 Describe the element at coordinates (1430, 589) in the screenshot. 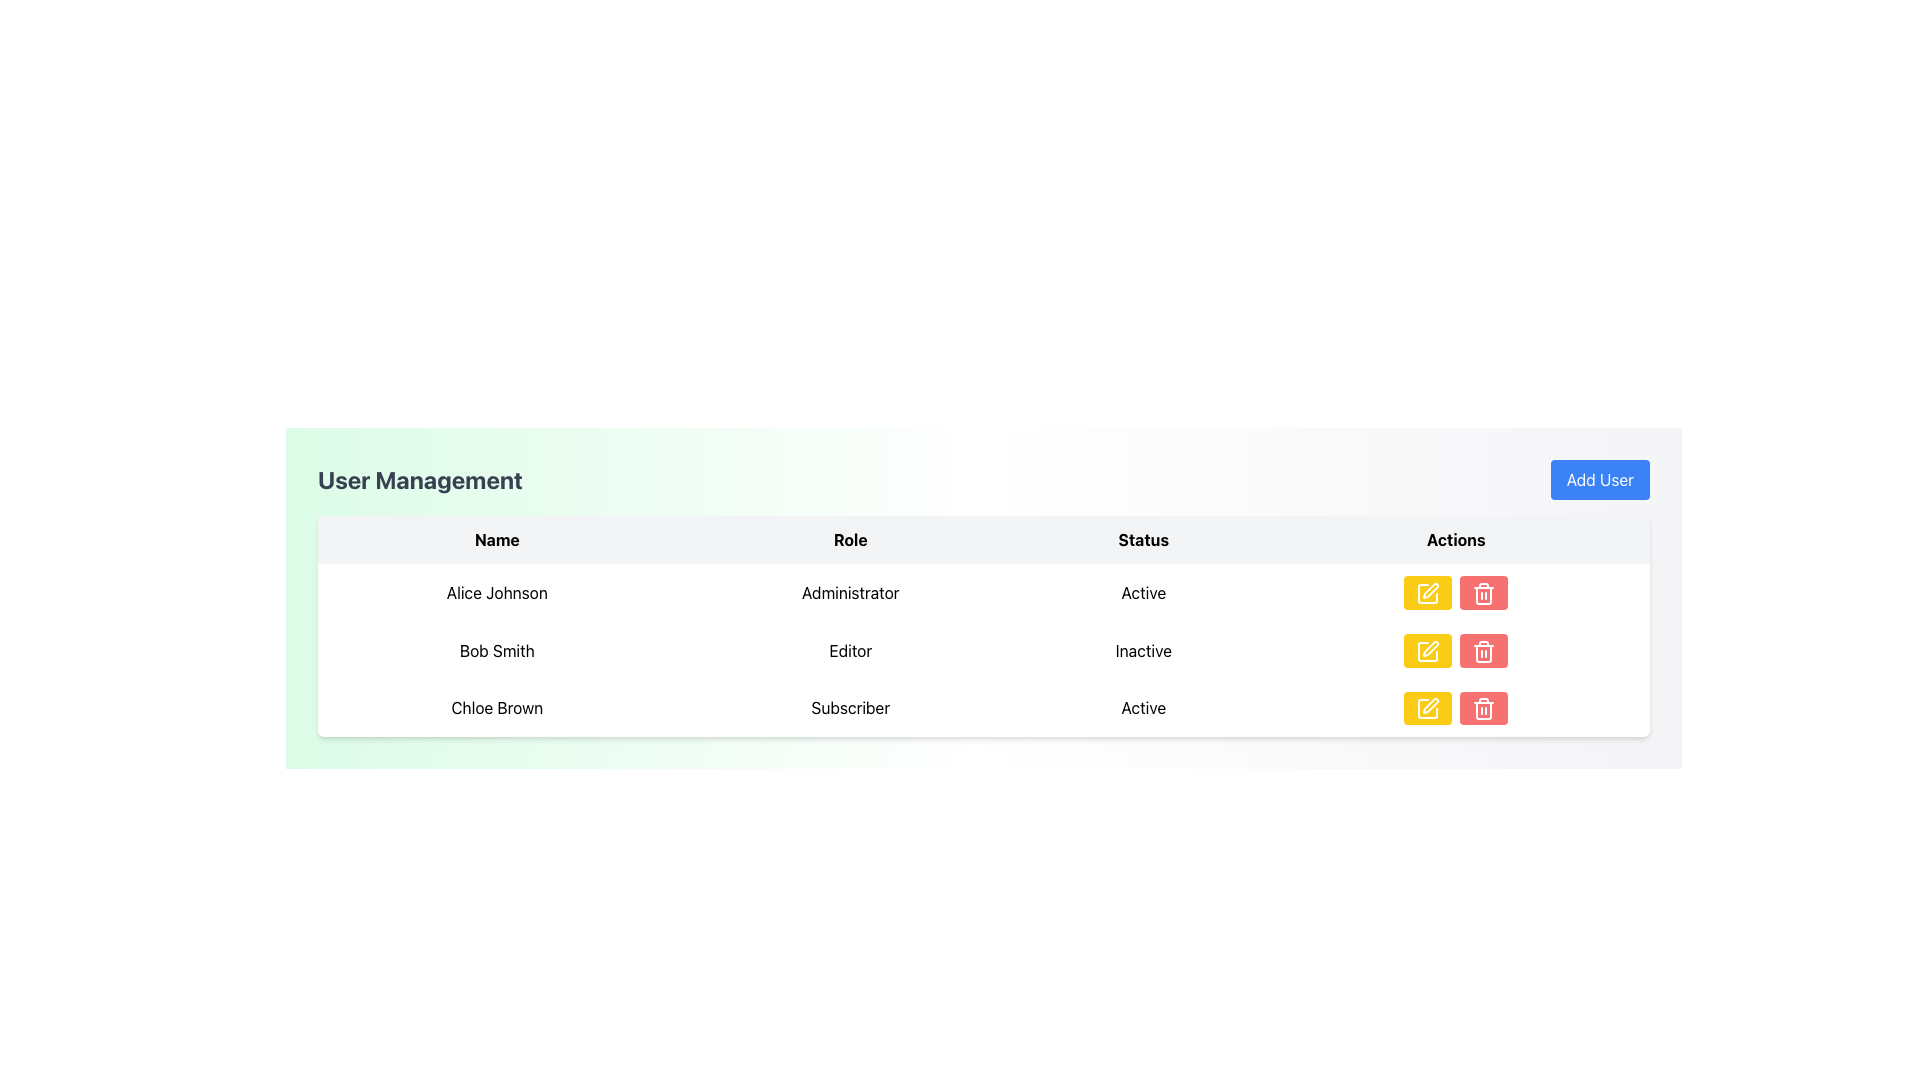

I see `the edit icon in the user management table corresponding to 'Bob Smith'` at that location.